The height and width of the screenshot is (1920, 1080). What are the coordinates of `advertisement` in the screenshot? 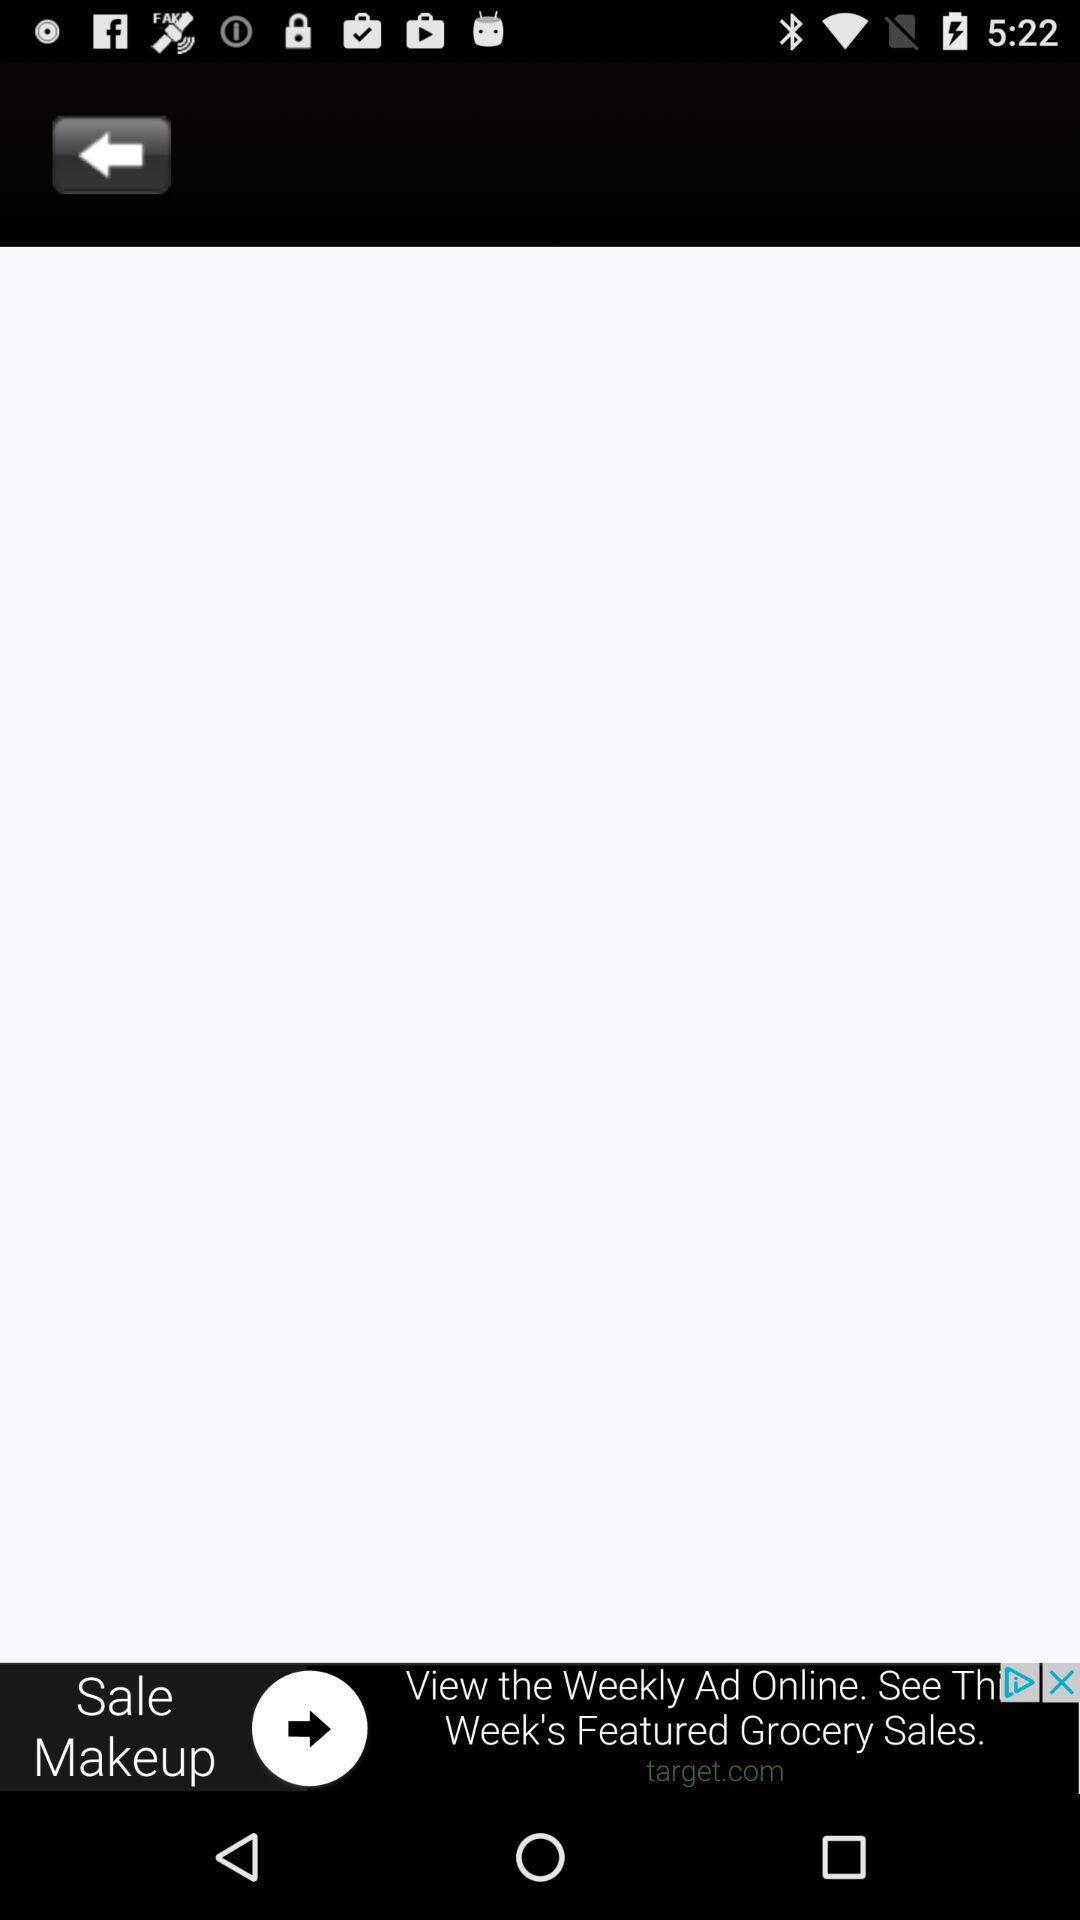 It's located at (540, 1727).